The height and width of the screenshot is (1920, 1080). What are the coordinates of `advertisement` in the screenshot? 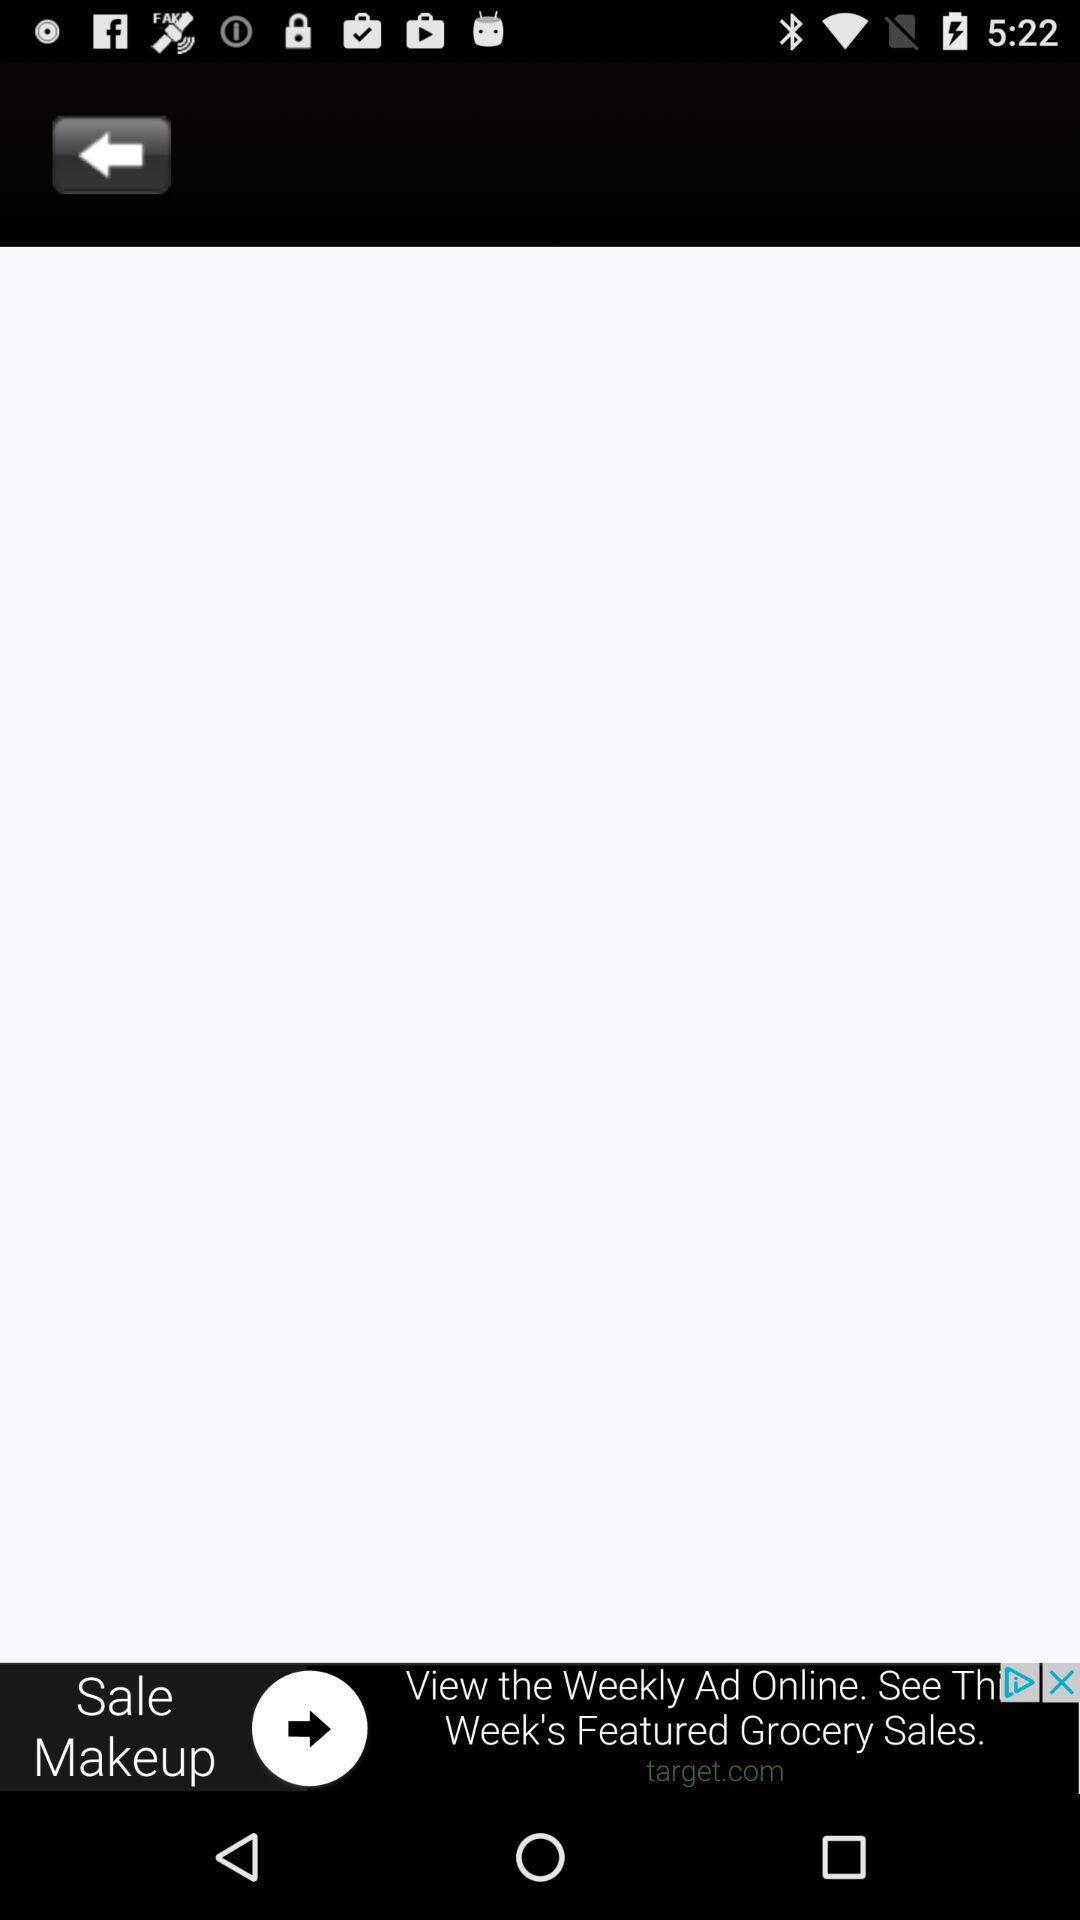 It's located at (540, 1727).